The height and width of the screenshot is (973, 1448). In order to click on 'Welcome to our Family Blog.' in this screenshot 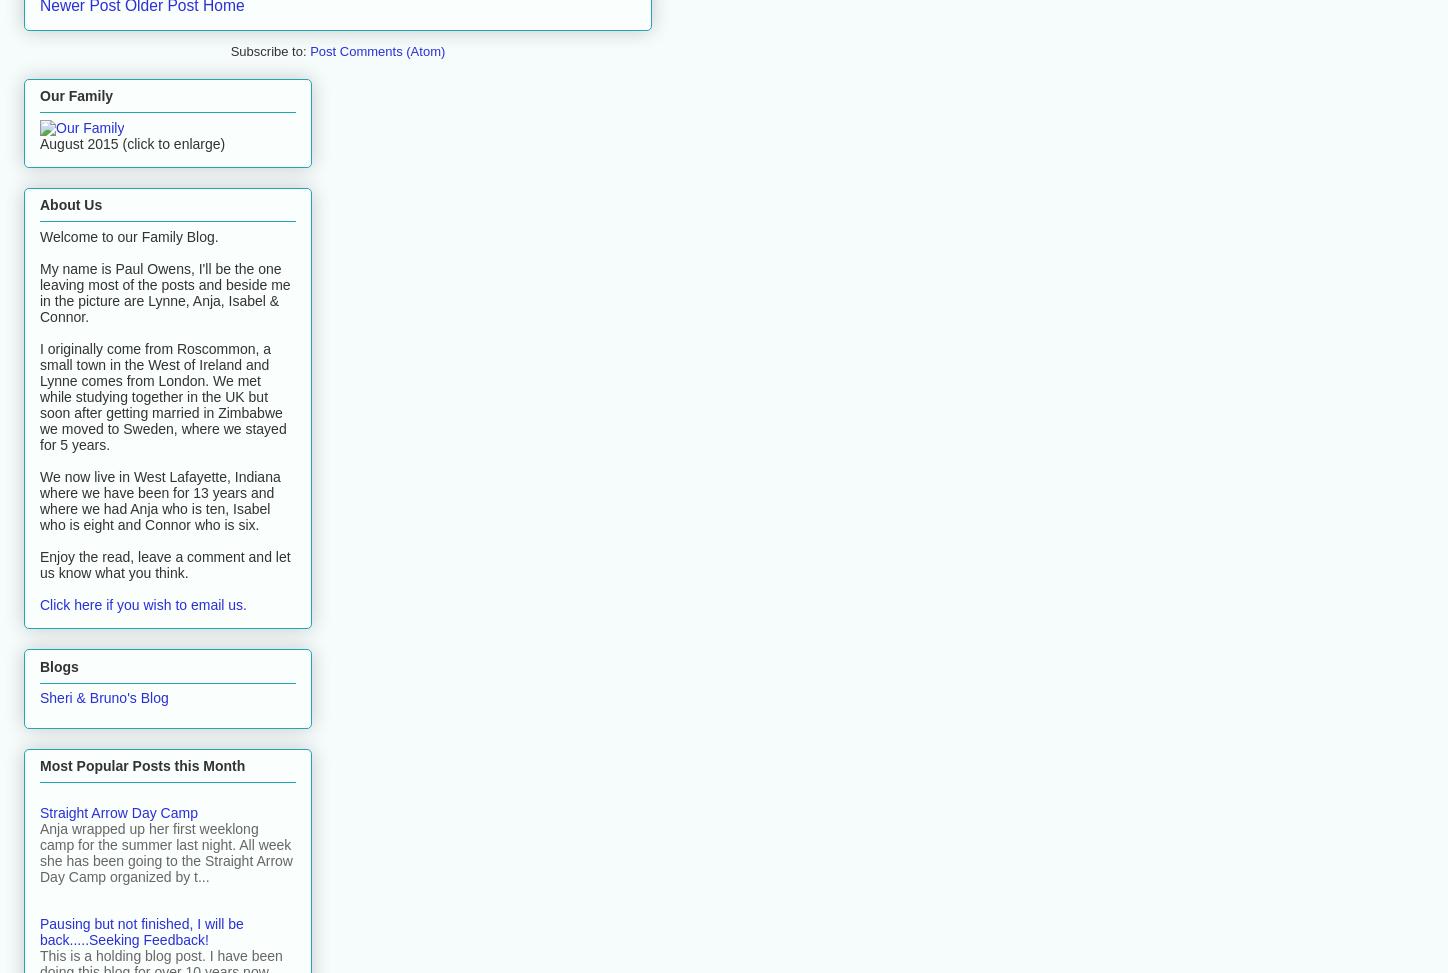, I will do `click(39, 236)`.